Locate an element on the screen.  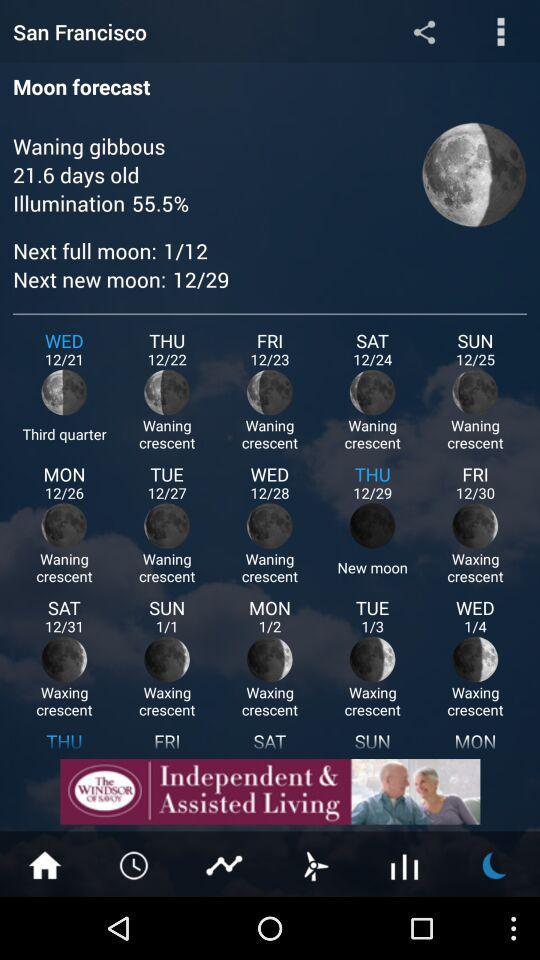
open advertisement is located at coordinates (270, 791).